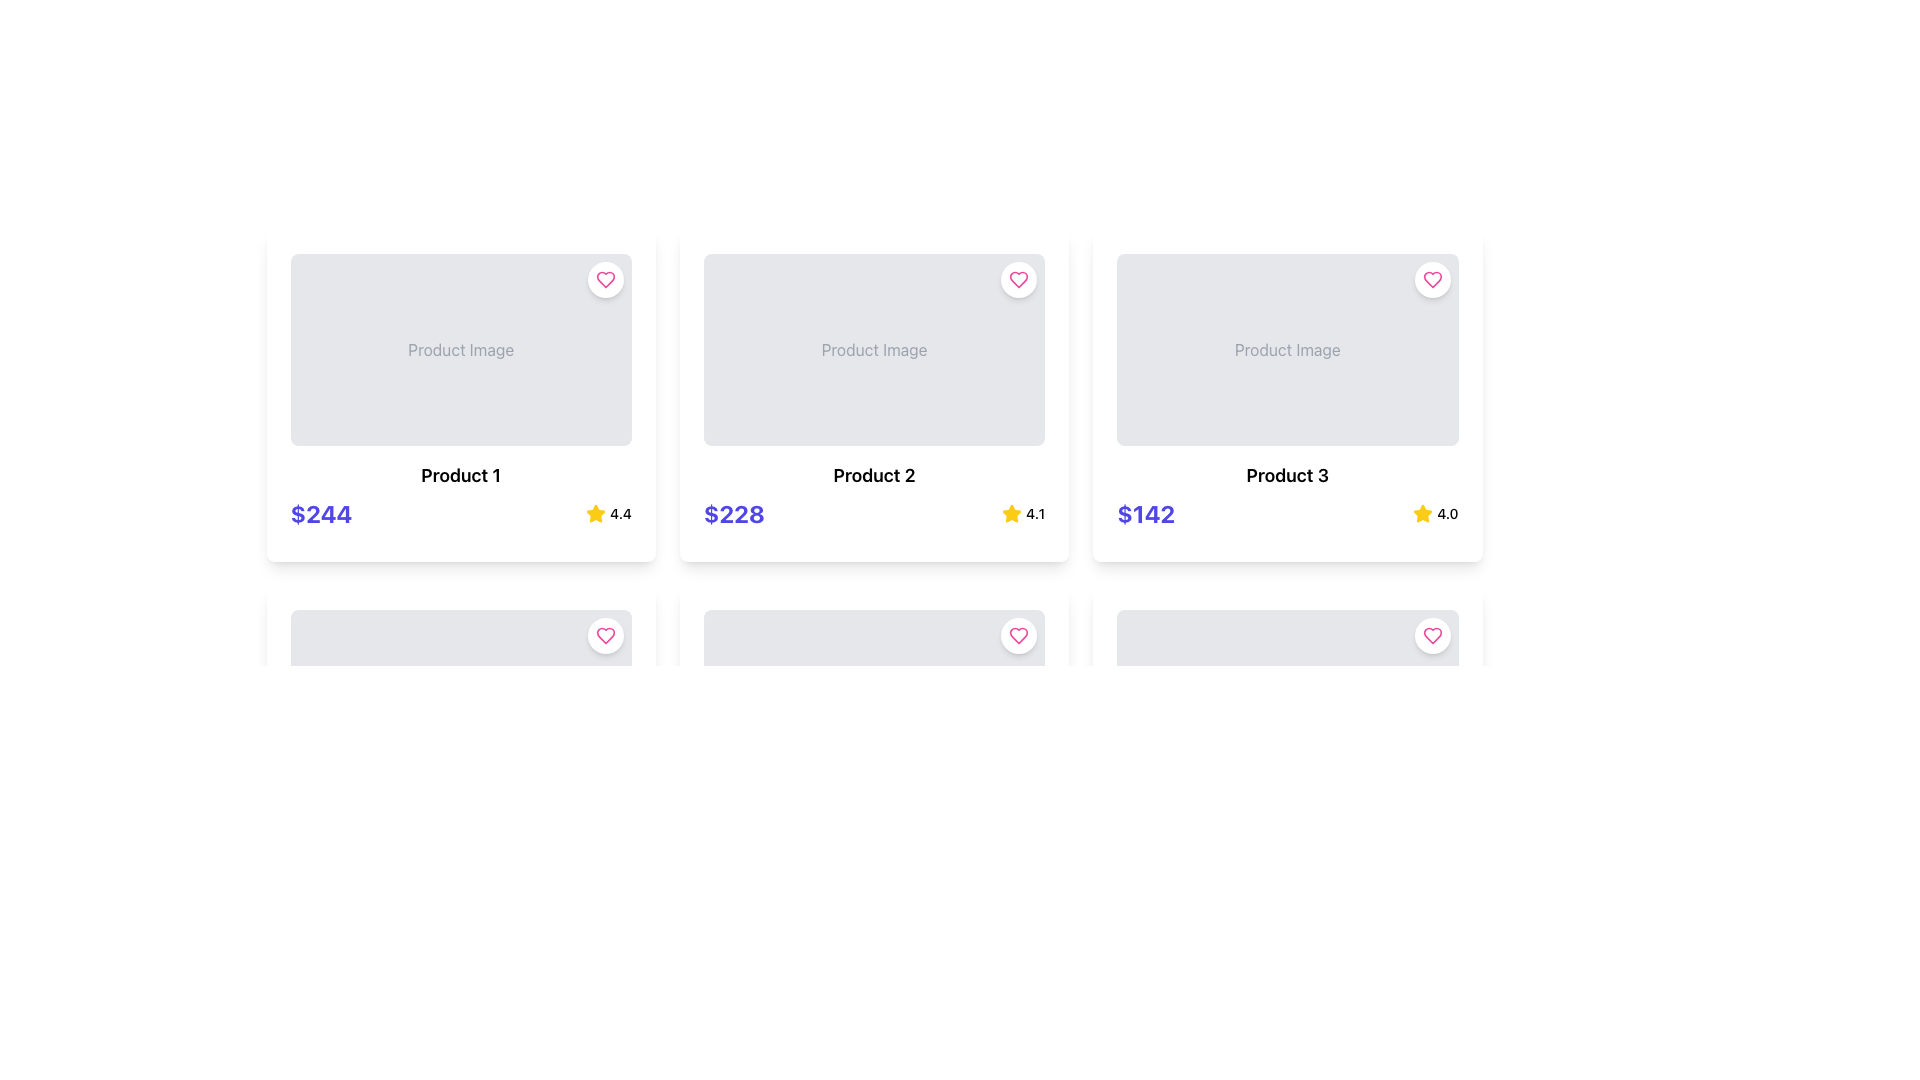  What do you see at coordinates (1019, 636) in the screenshot?
I see `the heart icon located at the top-right corner of the second product card in the grid layout` at bounding box center [1019, 636].